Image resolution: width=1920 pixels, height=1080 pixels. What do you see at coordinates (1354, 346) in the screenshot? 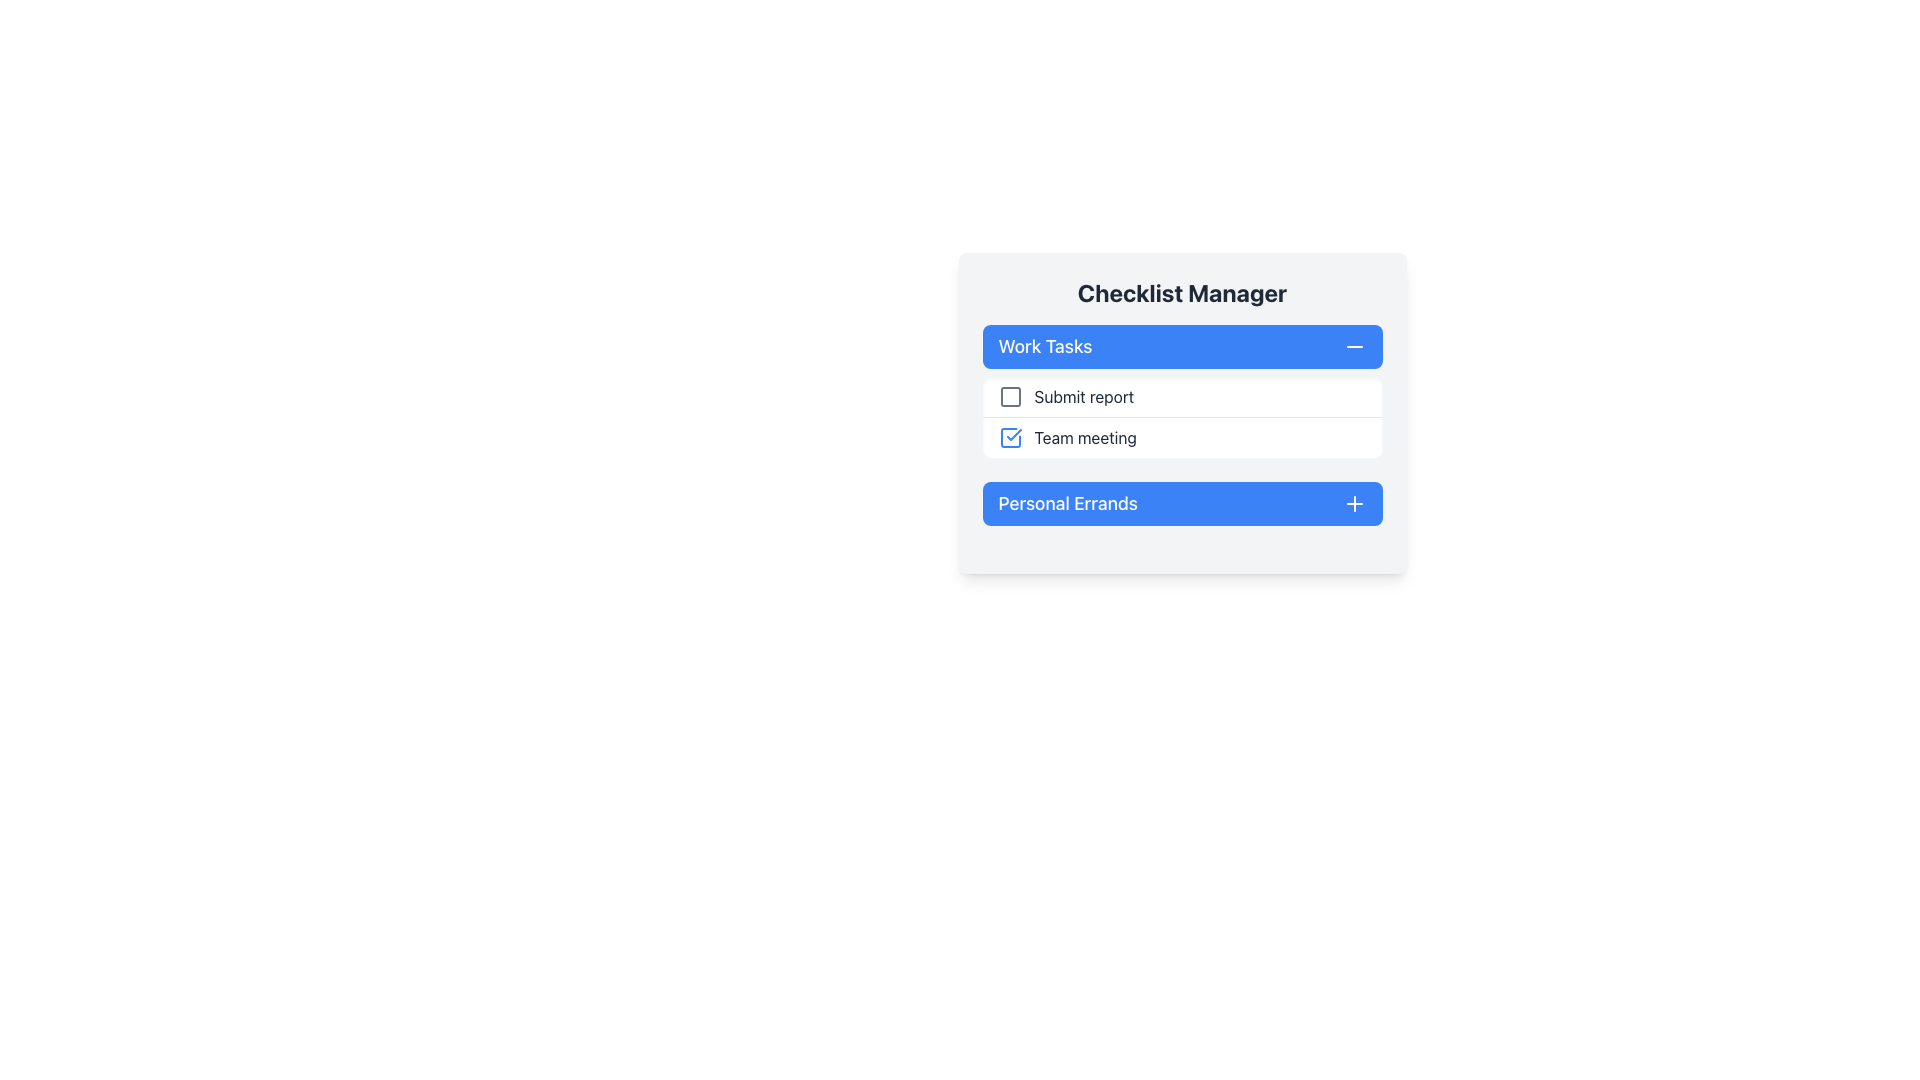
I see `the minus icon button in the top-right corner of the 'Work Tasks' section` at bounding box center [1354, 346].